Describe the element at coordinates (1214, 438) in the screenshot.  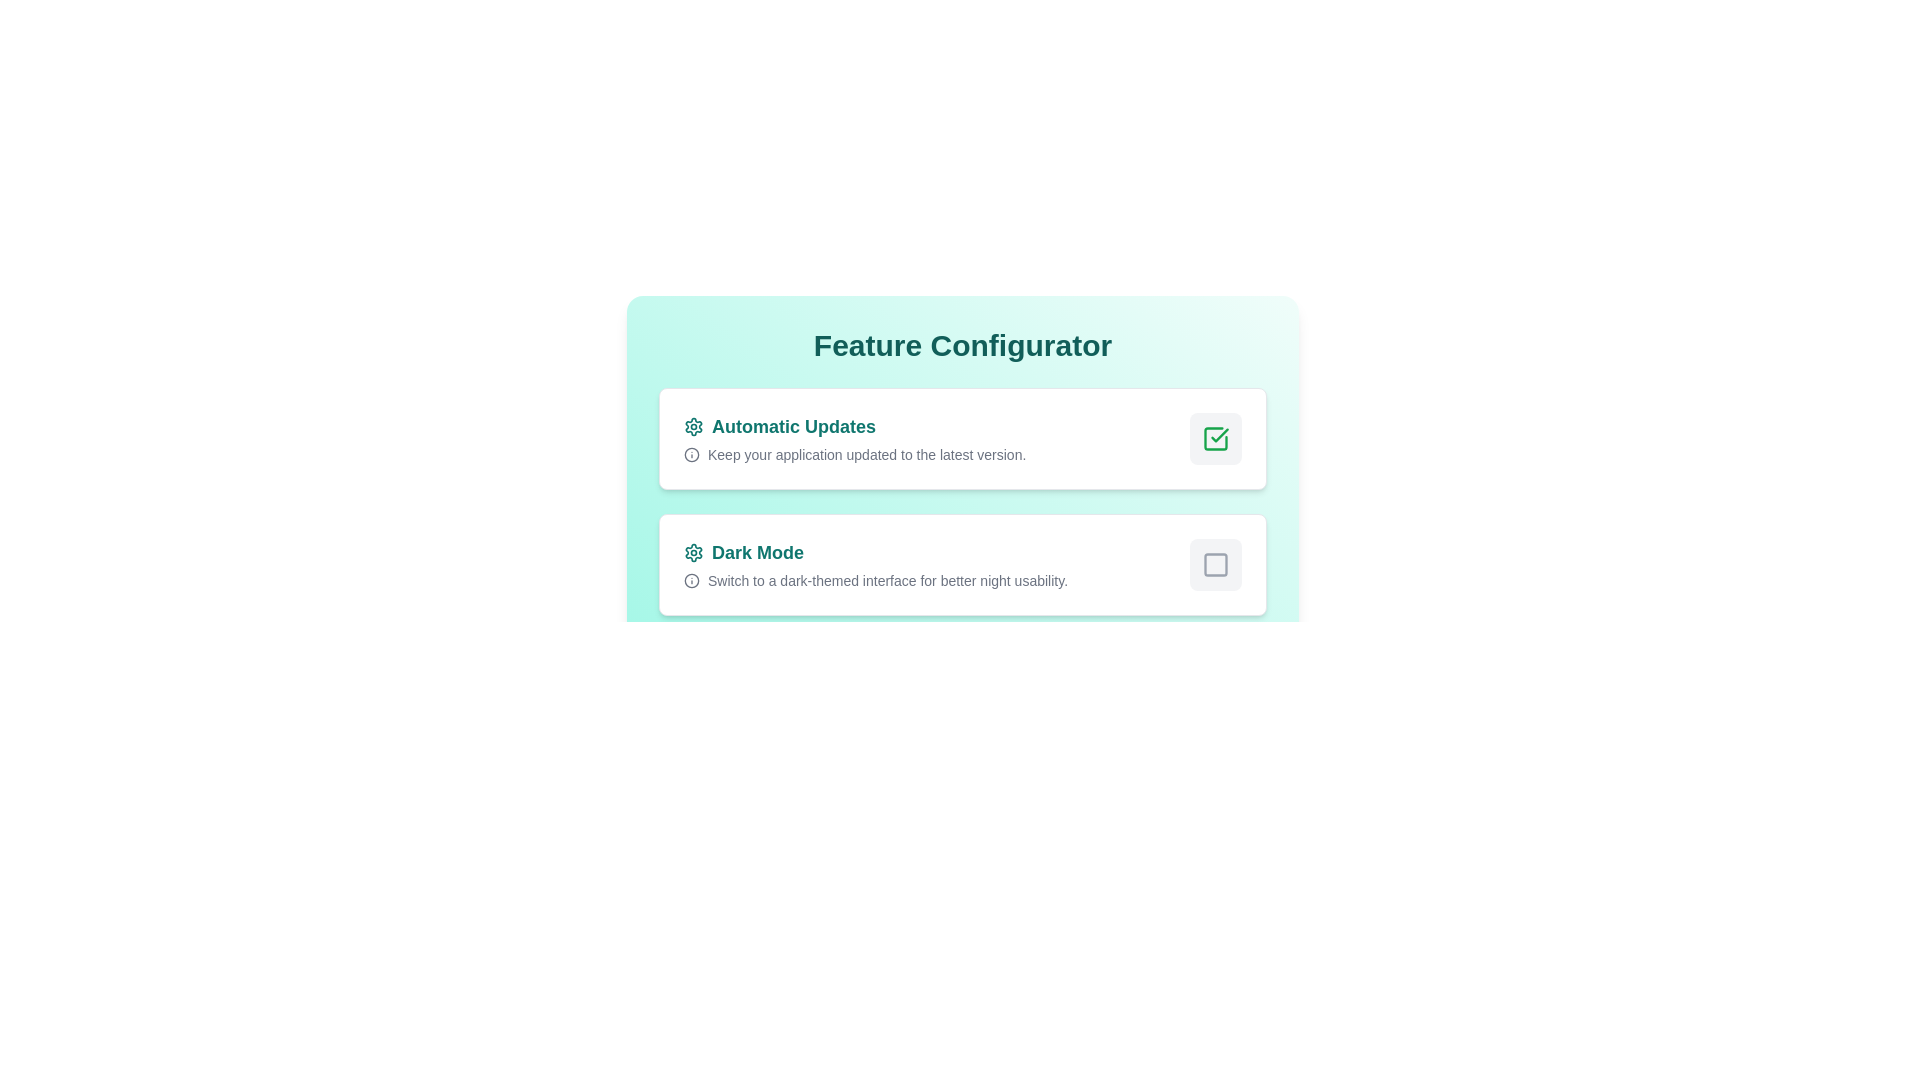
I see `the checkbox that enables or disables the 'Automatic Updates' feature` at that location.